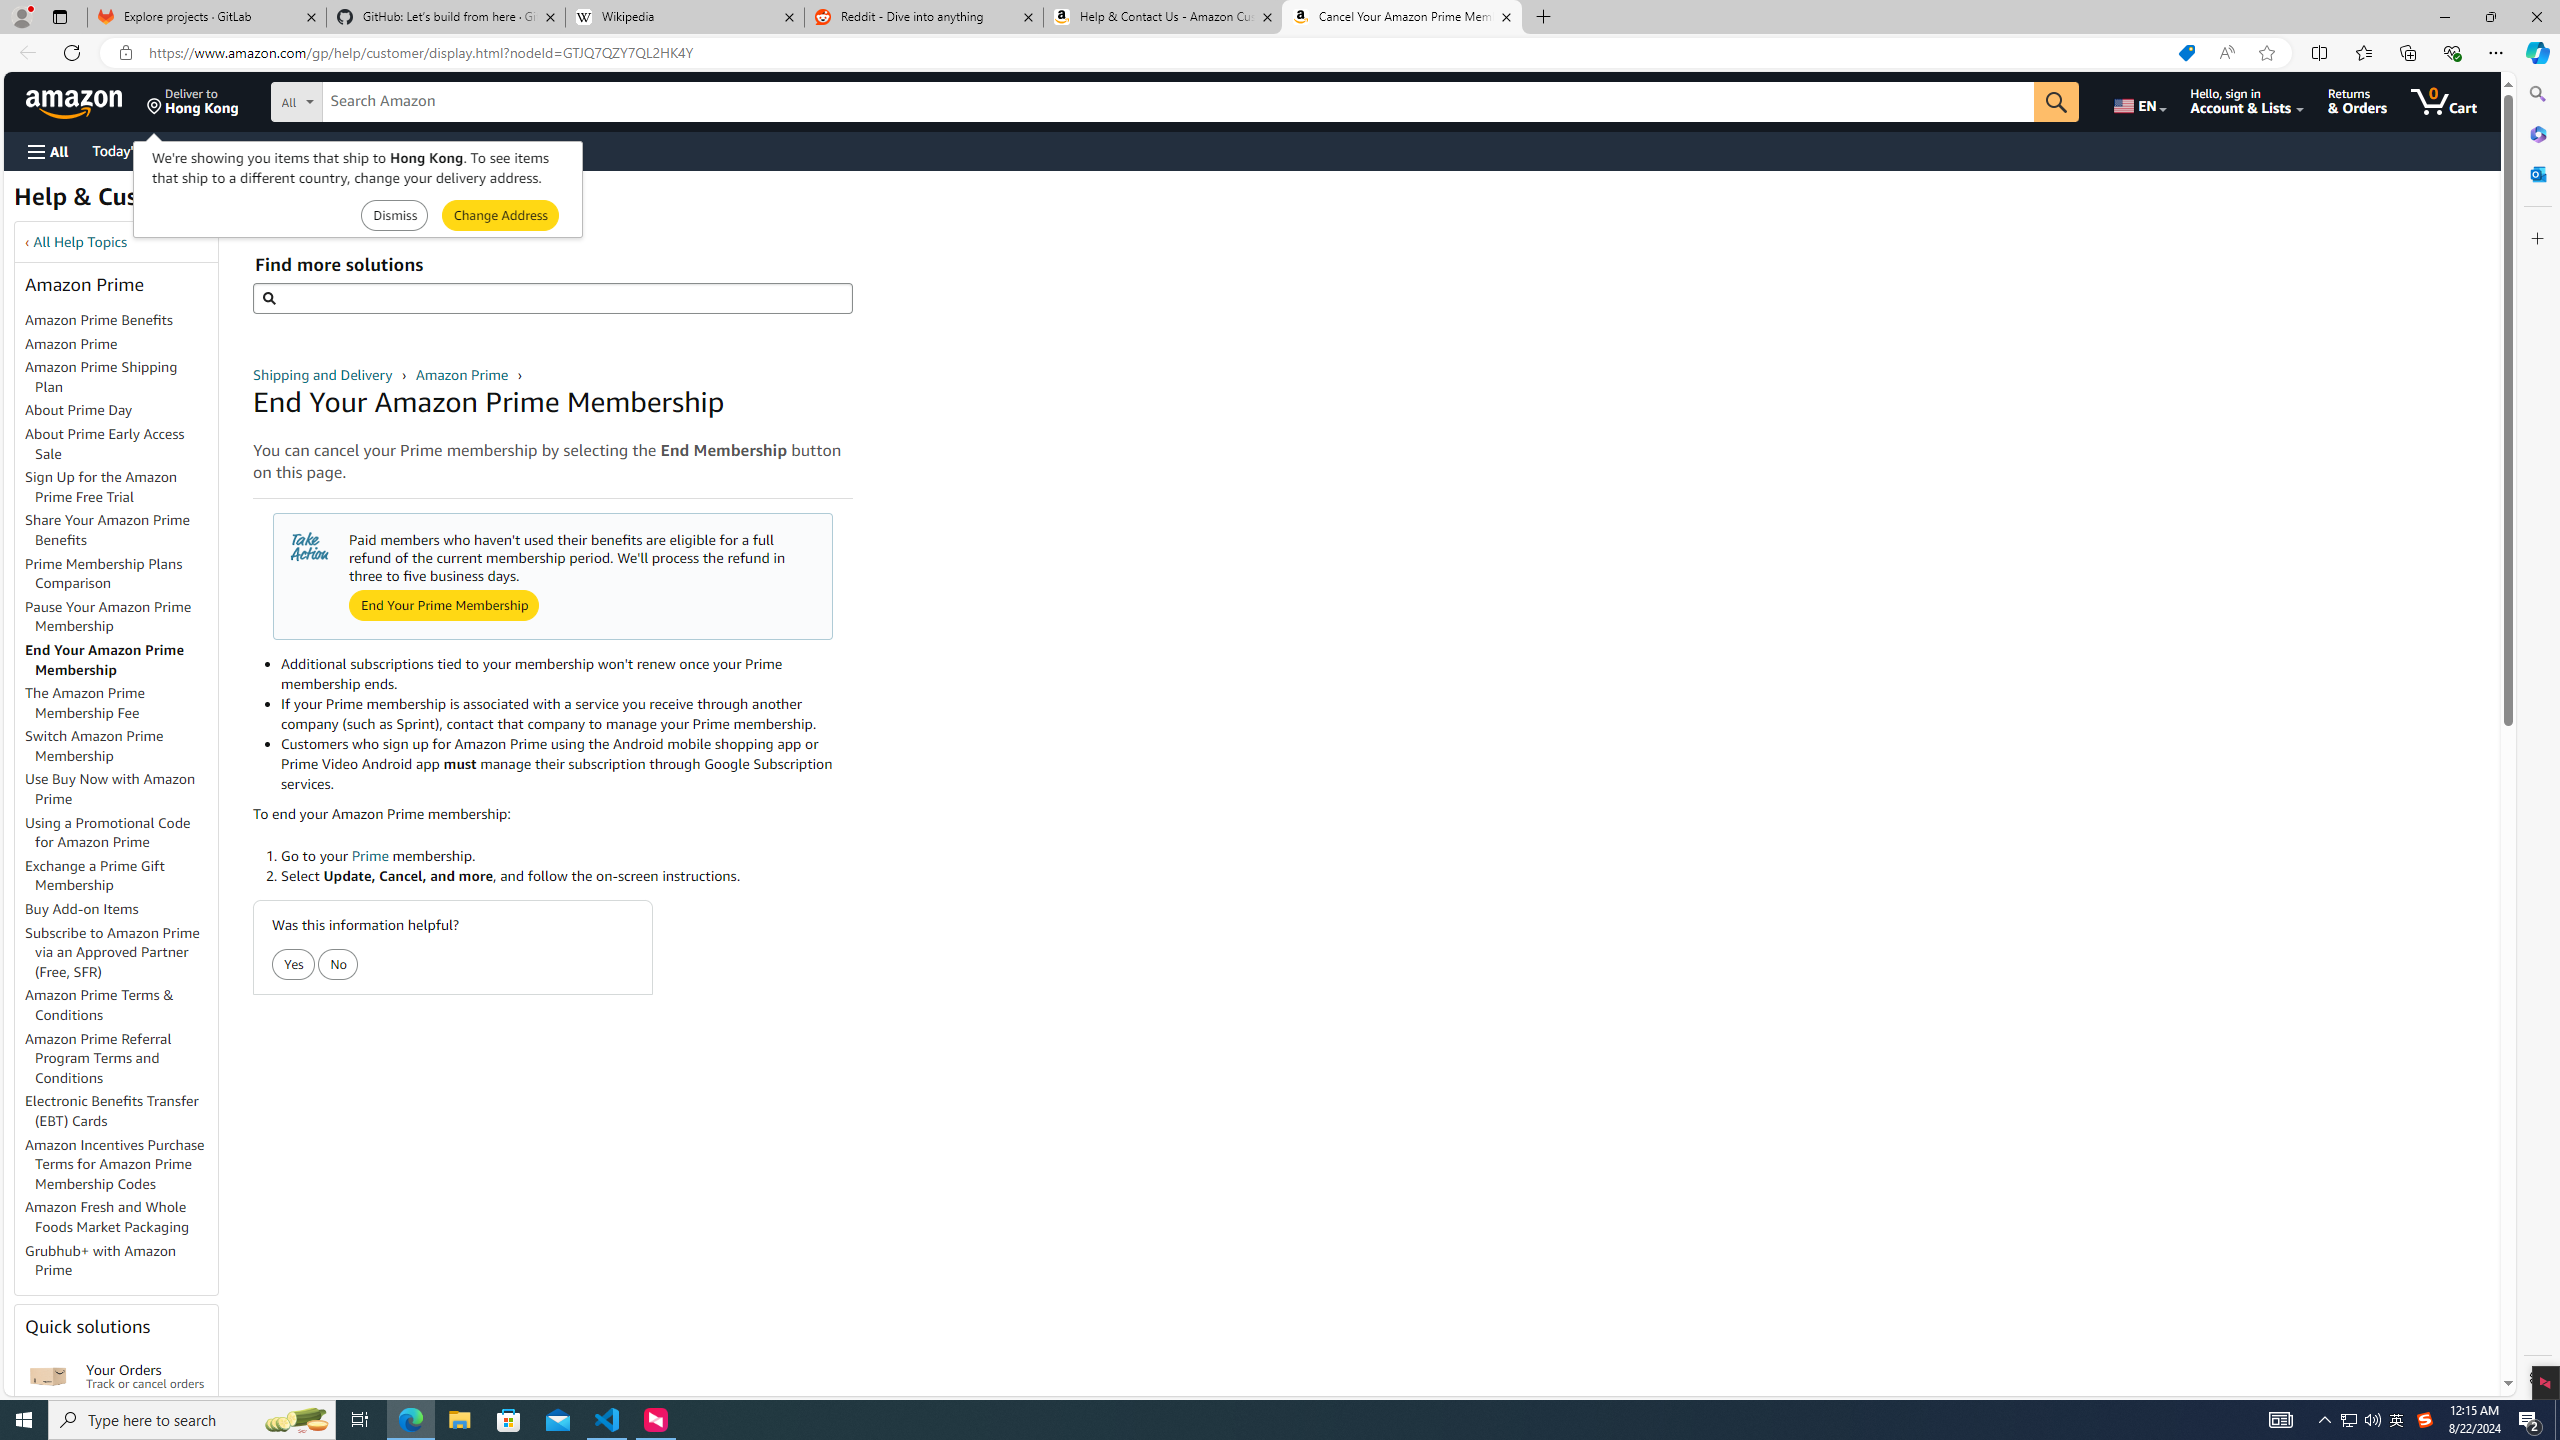  What do you see at coordinates (80, 241) in the screenshot?
I see `'All Help Topics'` at bounding box center [80, 241].